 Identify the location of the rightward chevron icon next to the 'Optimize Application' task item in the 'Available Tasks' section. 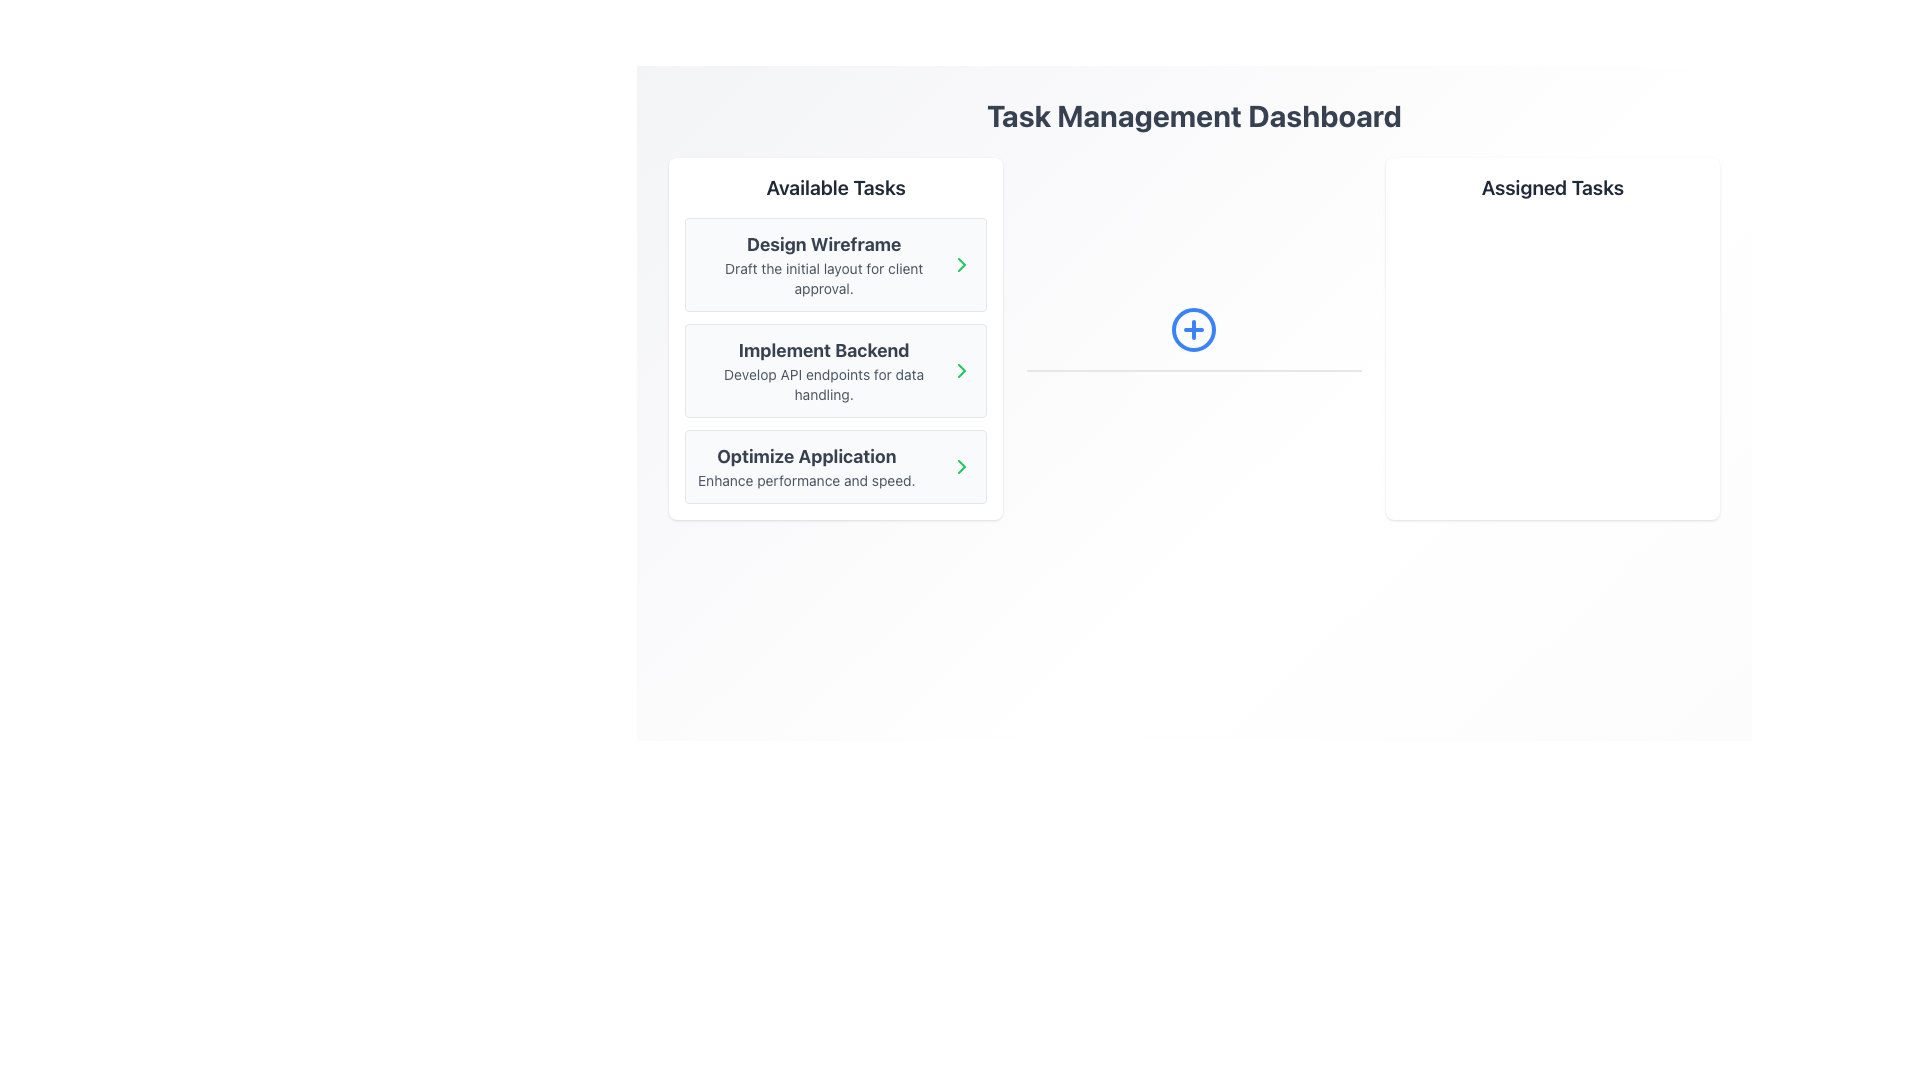
(962, 466).